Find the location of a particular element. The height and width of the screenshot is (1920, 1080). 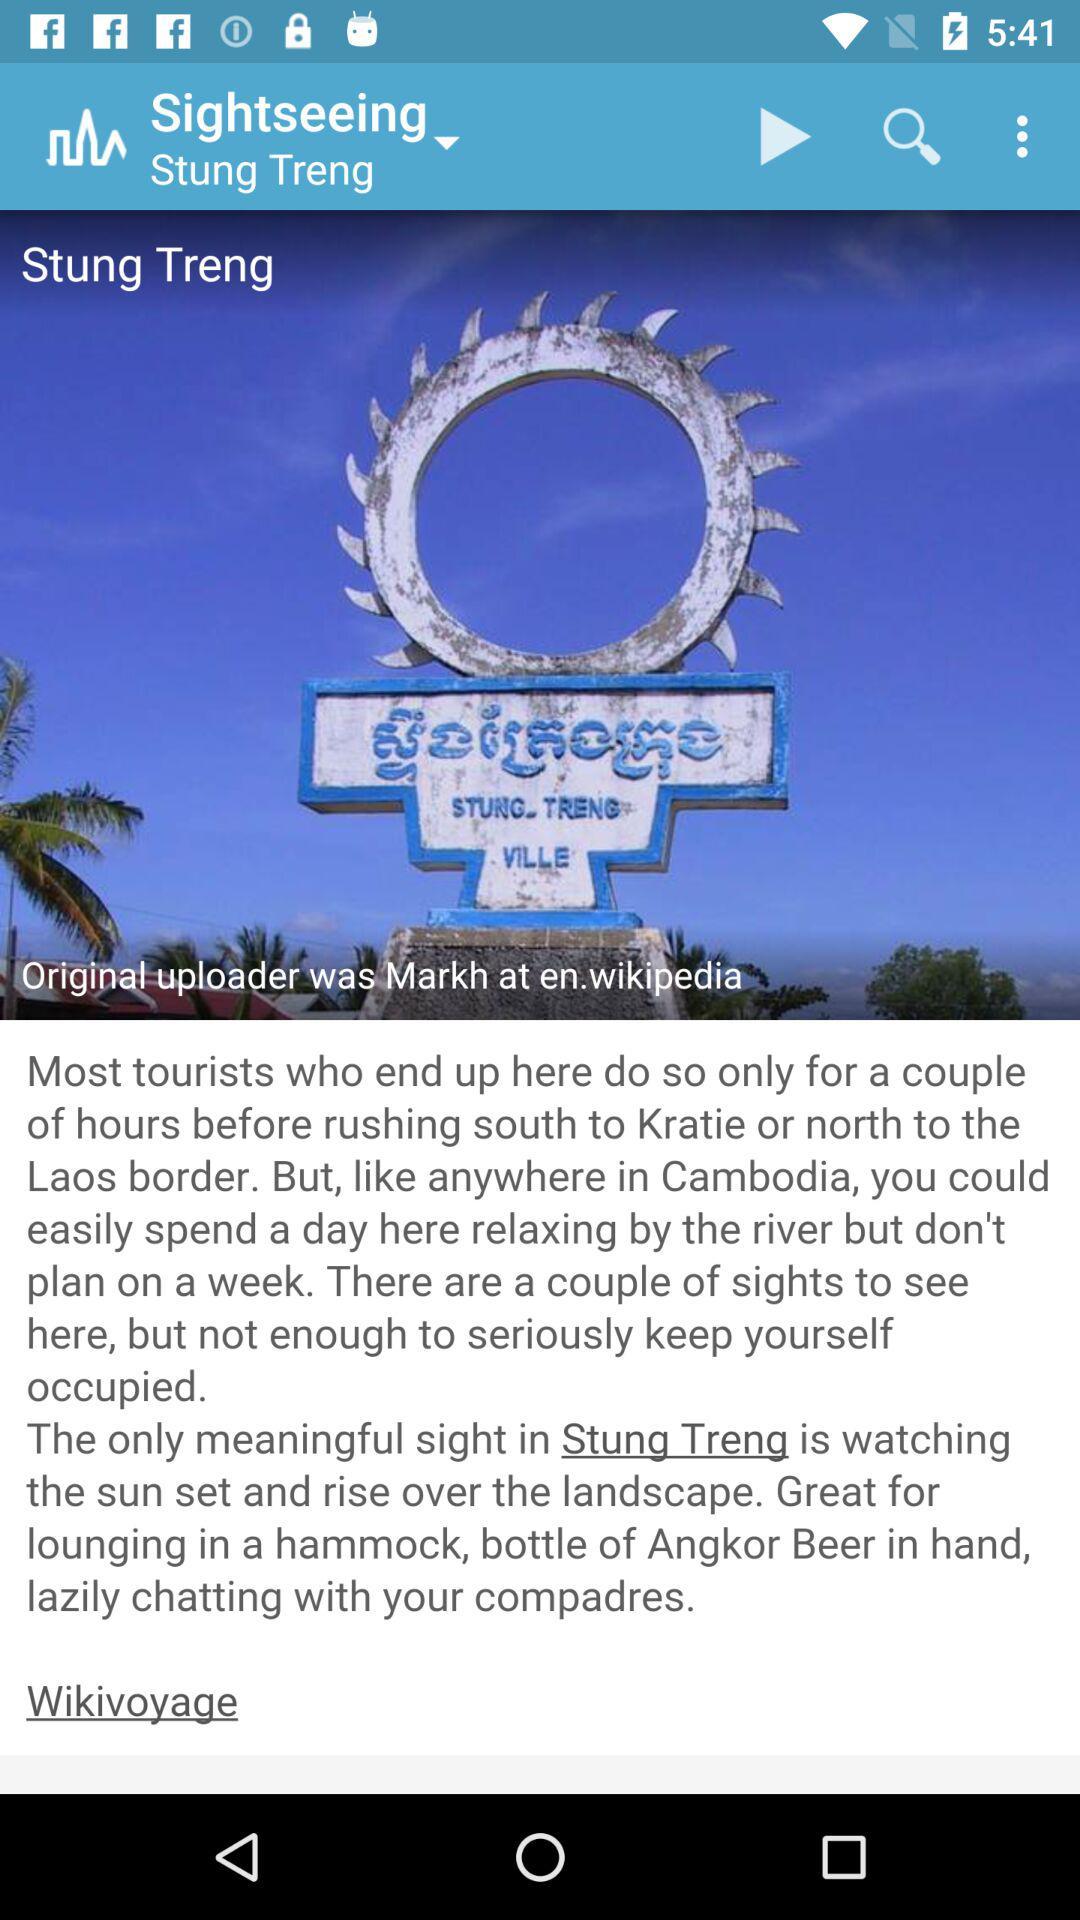

shows the content is located at coordinates (540, 1334).